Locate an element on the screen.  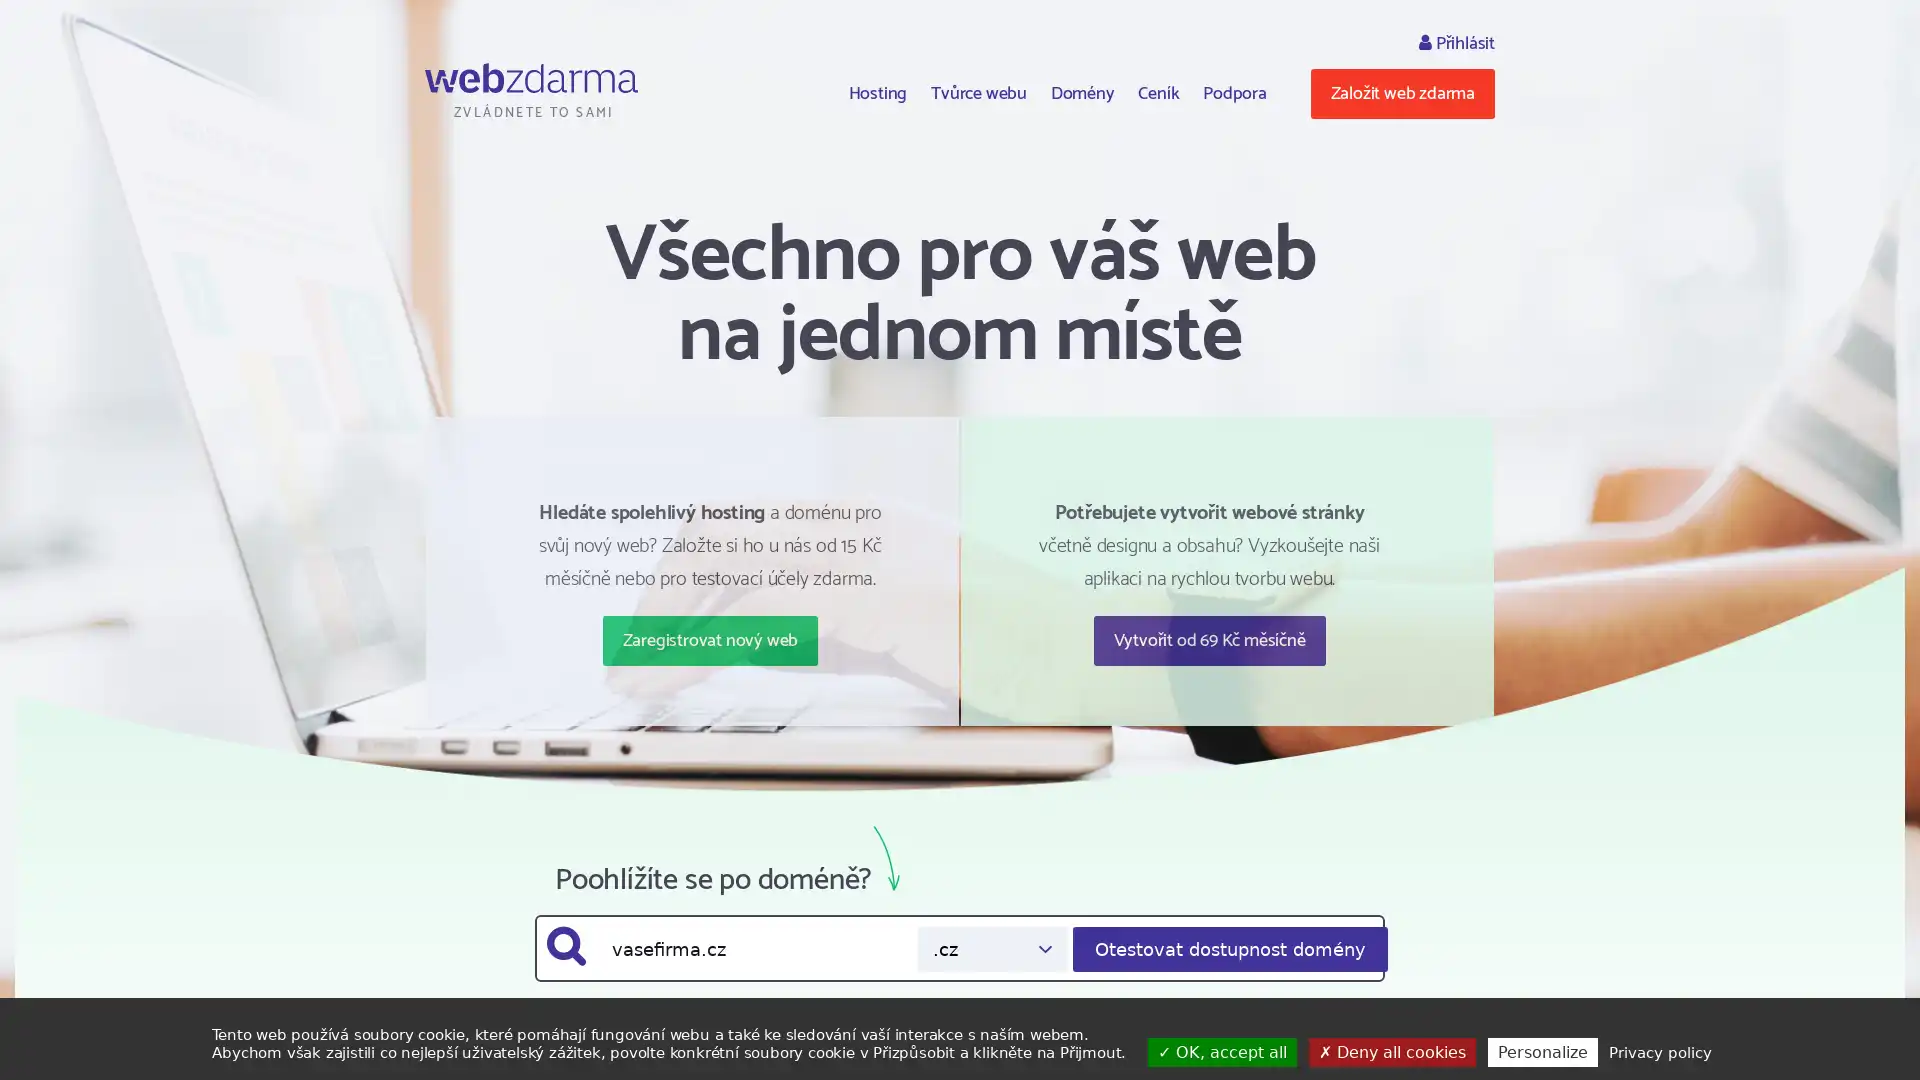
Otestovat dostupnost domeny is located at coordinates (1229, 948).